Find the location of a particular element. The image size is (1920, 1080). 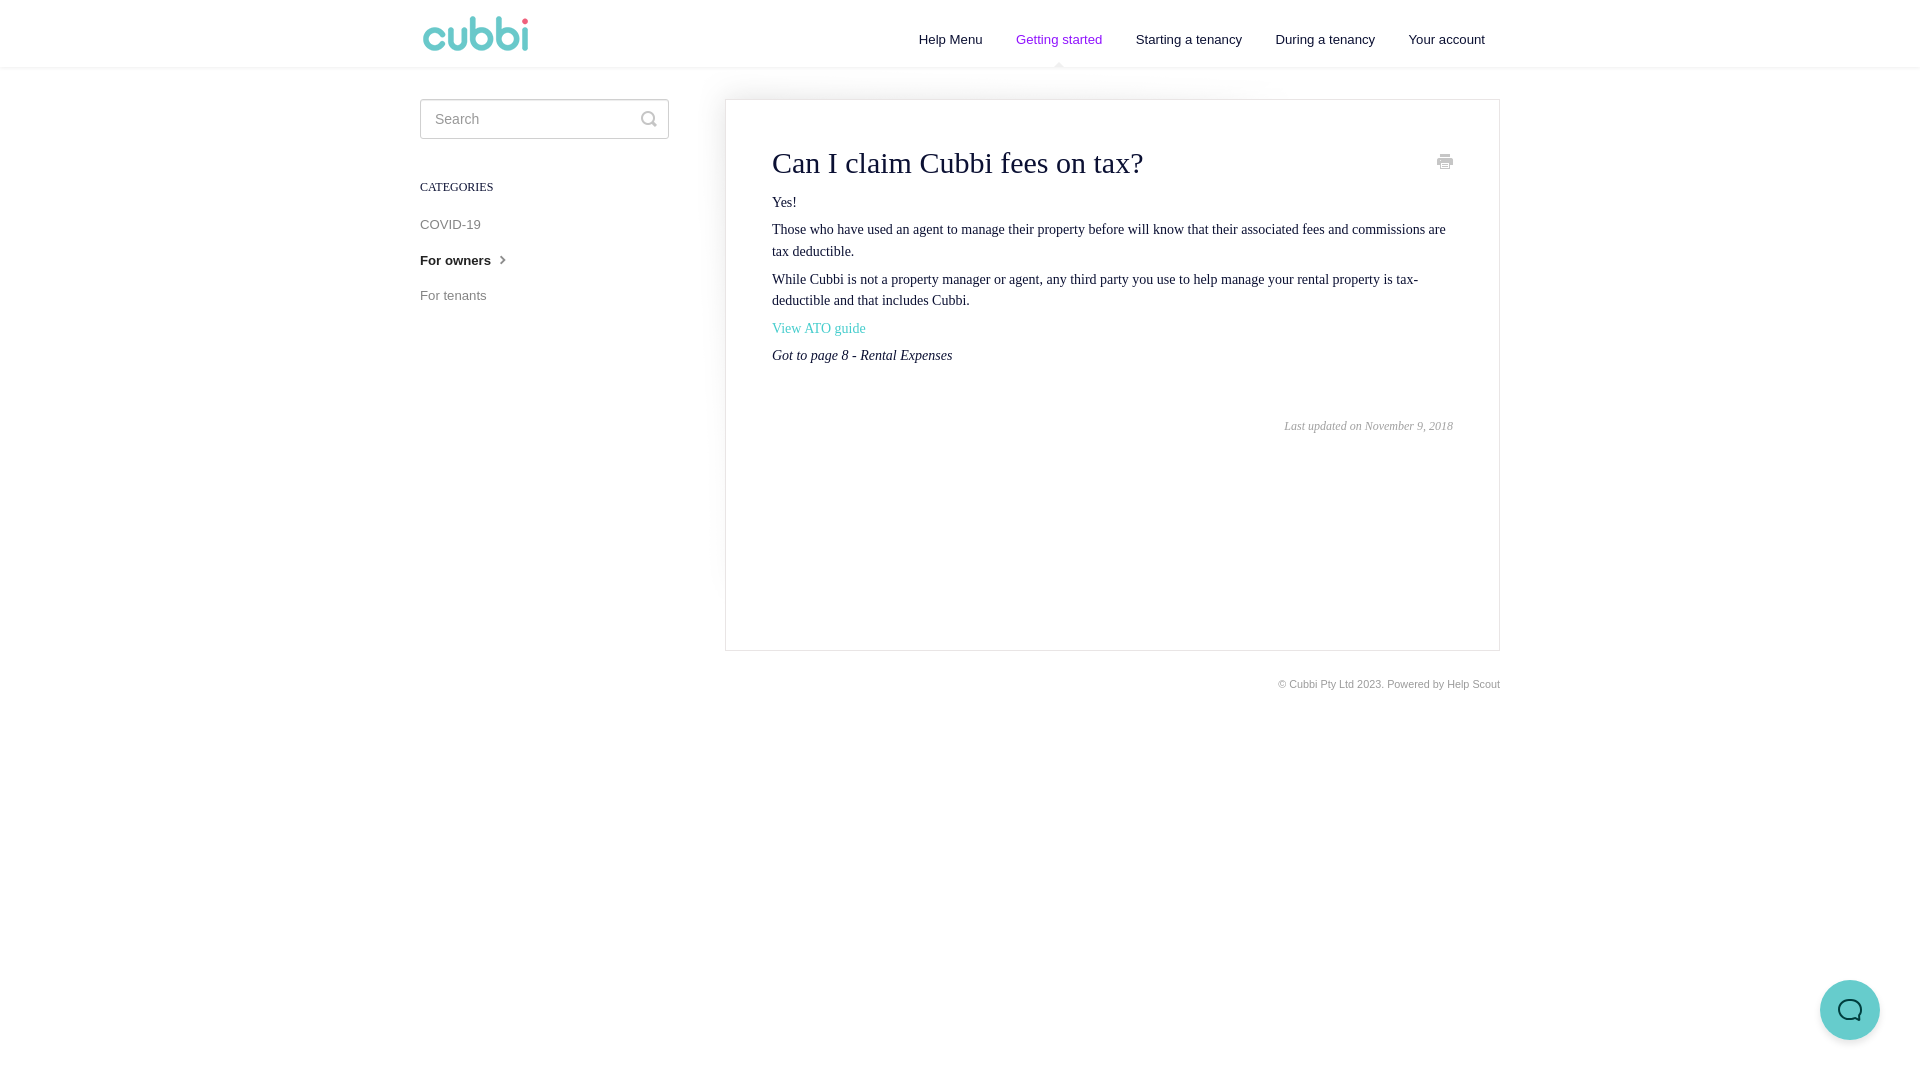

'For owners' is located at coordinates (473, 259).